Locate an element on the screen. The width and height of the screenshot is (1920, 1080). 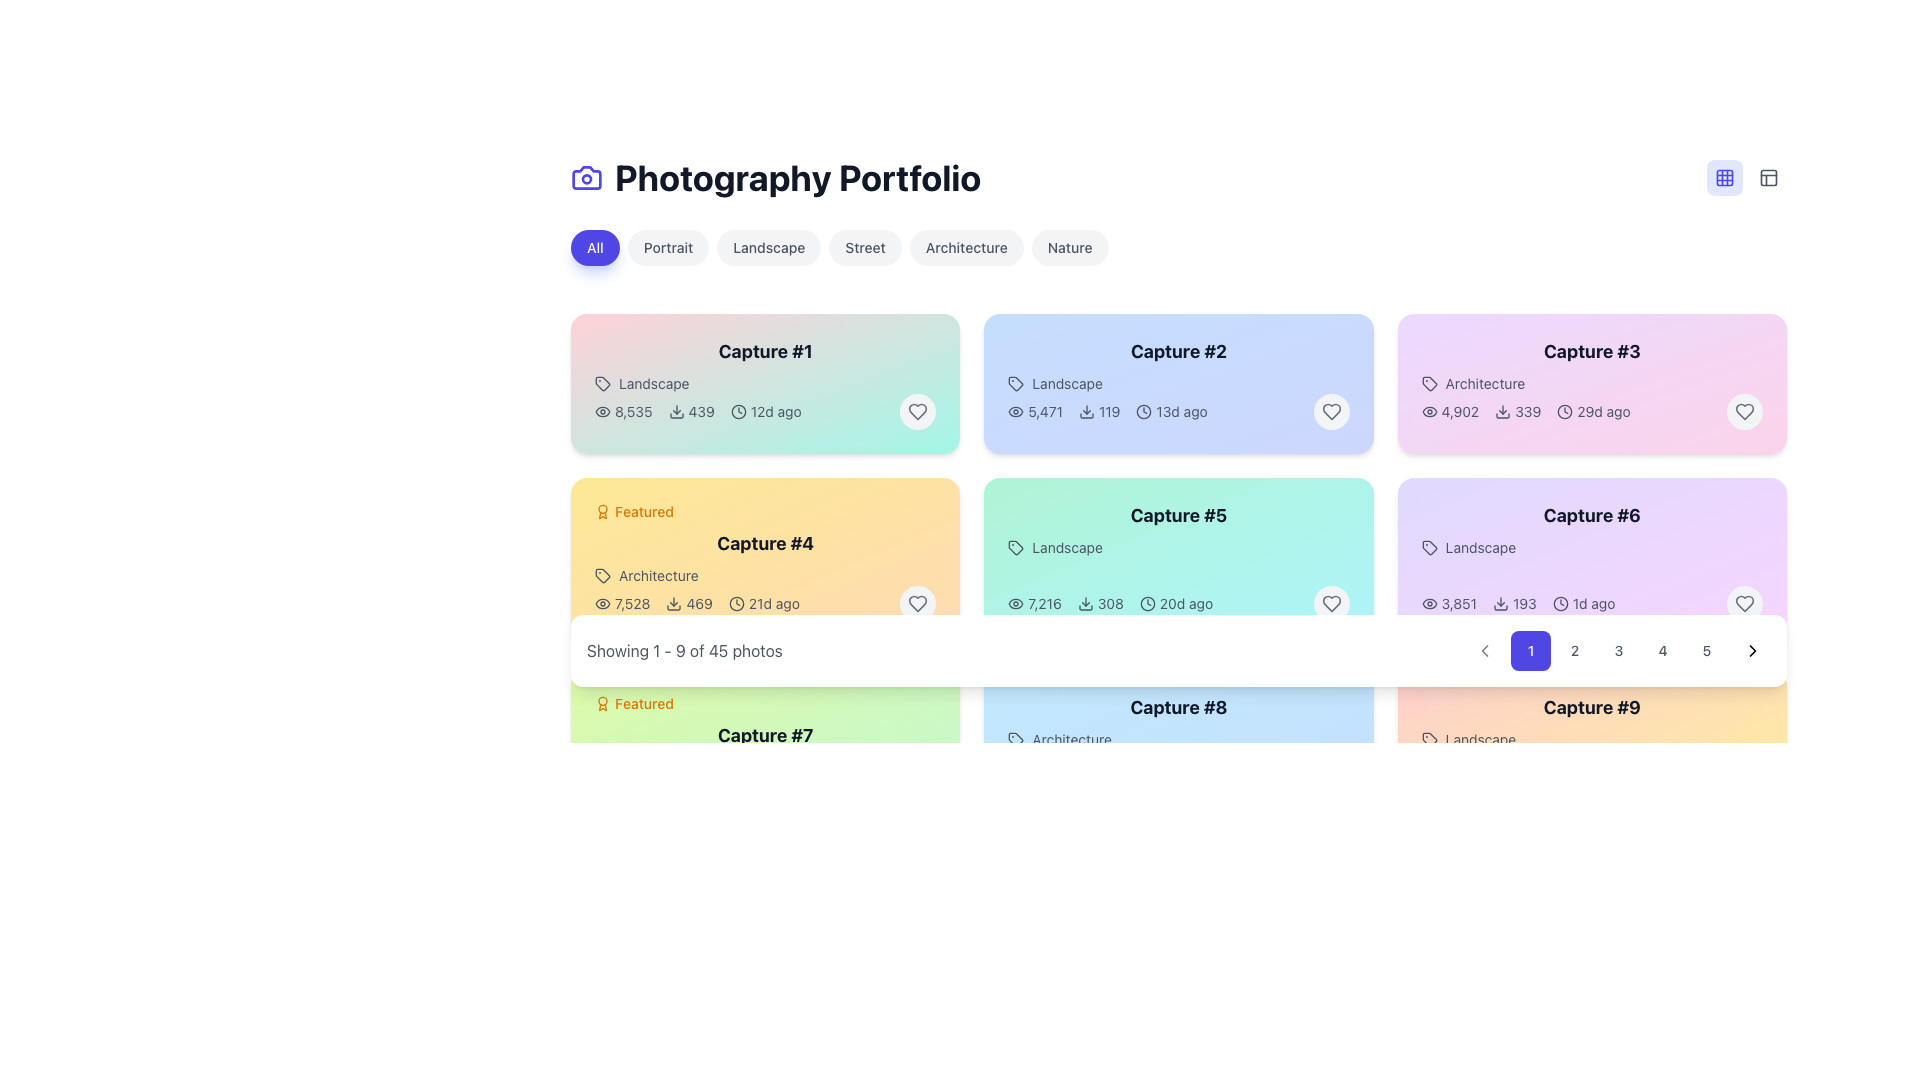
text displayed as '12d ago' in the metadata section of 'Capture #1' located in the top-left card of the gallery grid is located at coordinates (764, 411).